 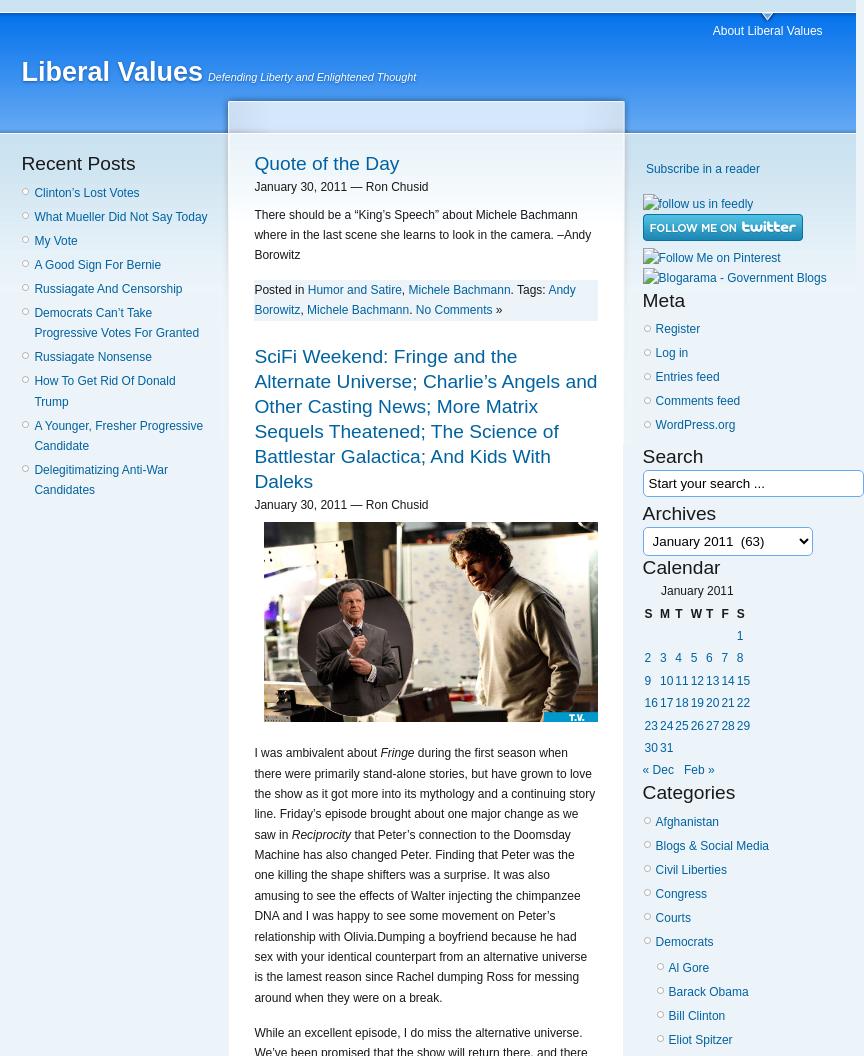 I want to click on '19', so click(x=696, y=702).